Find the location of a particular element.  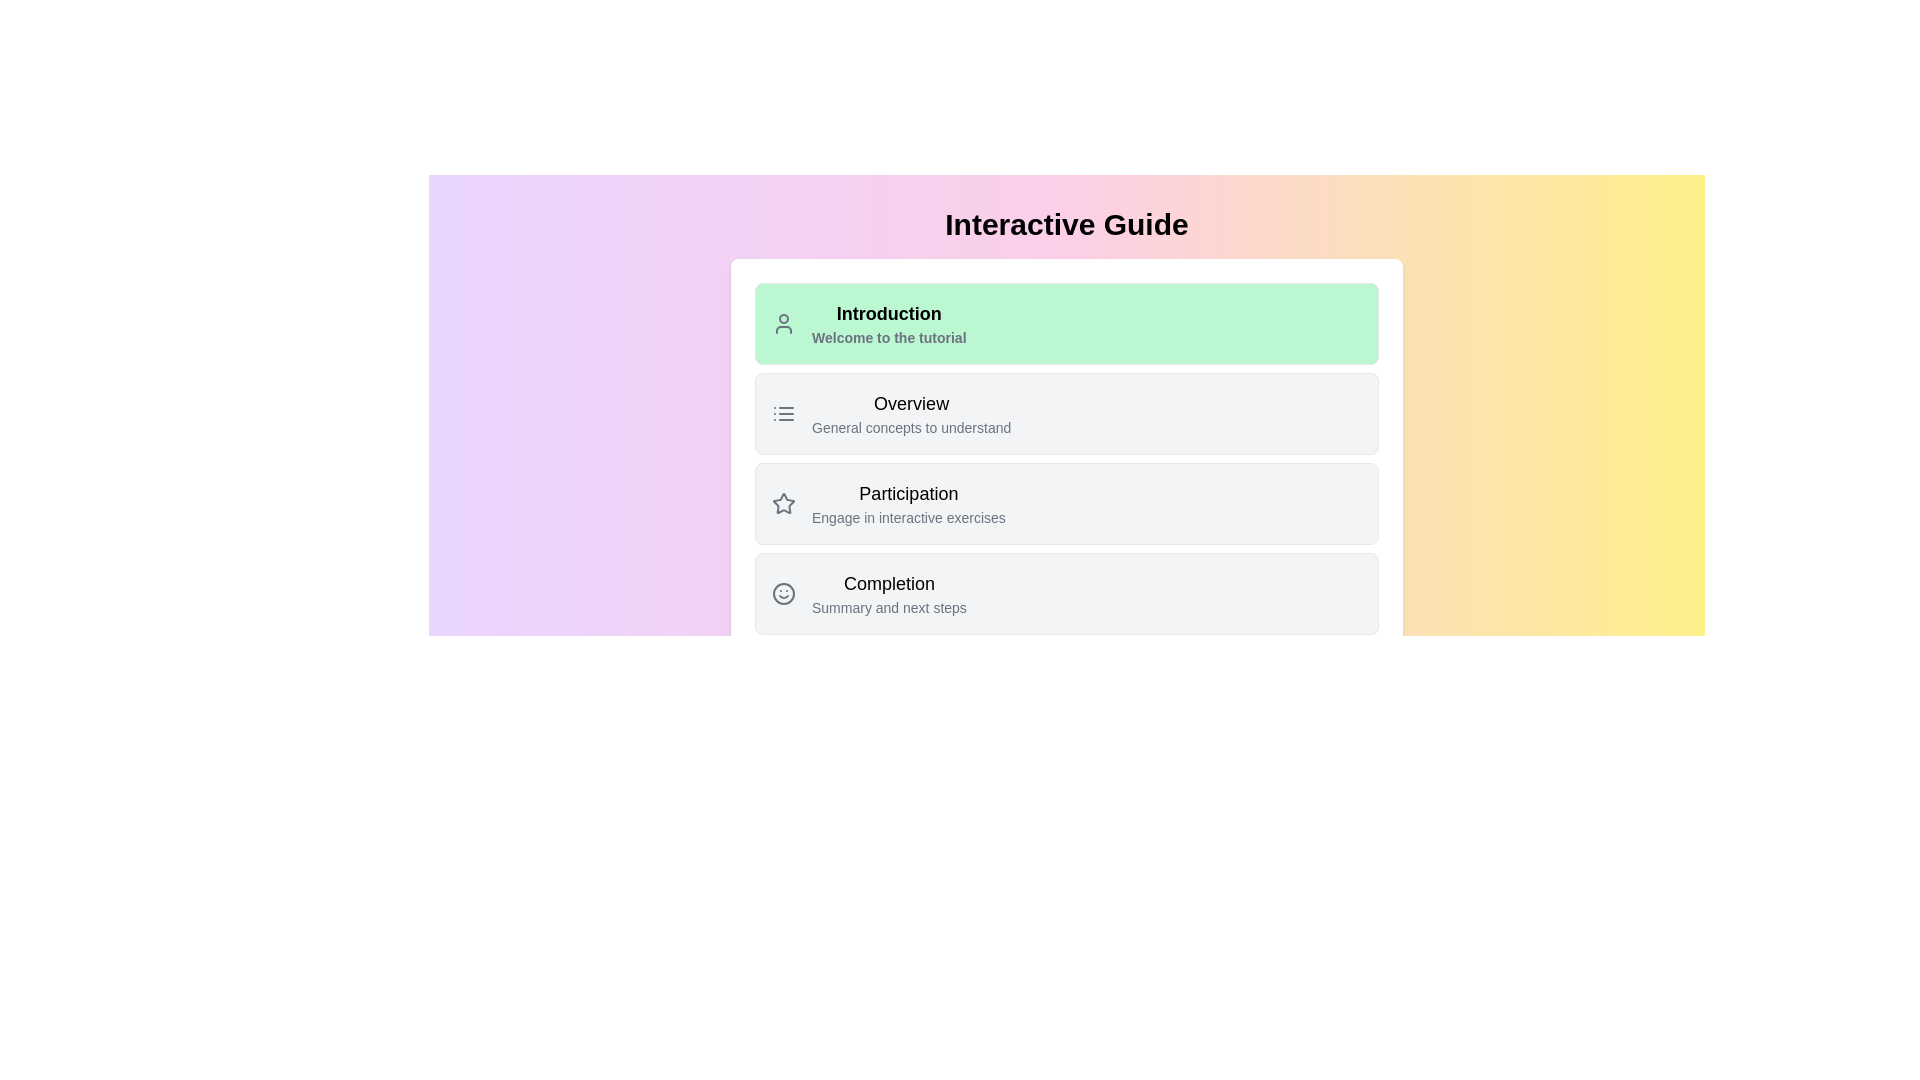

the circular graphical icon representing a smiling face in the 'Completion' section to enhance user engagement is located at coordinates (782, 593).